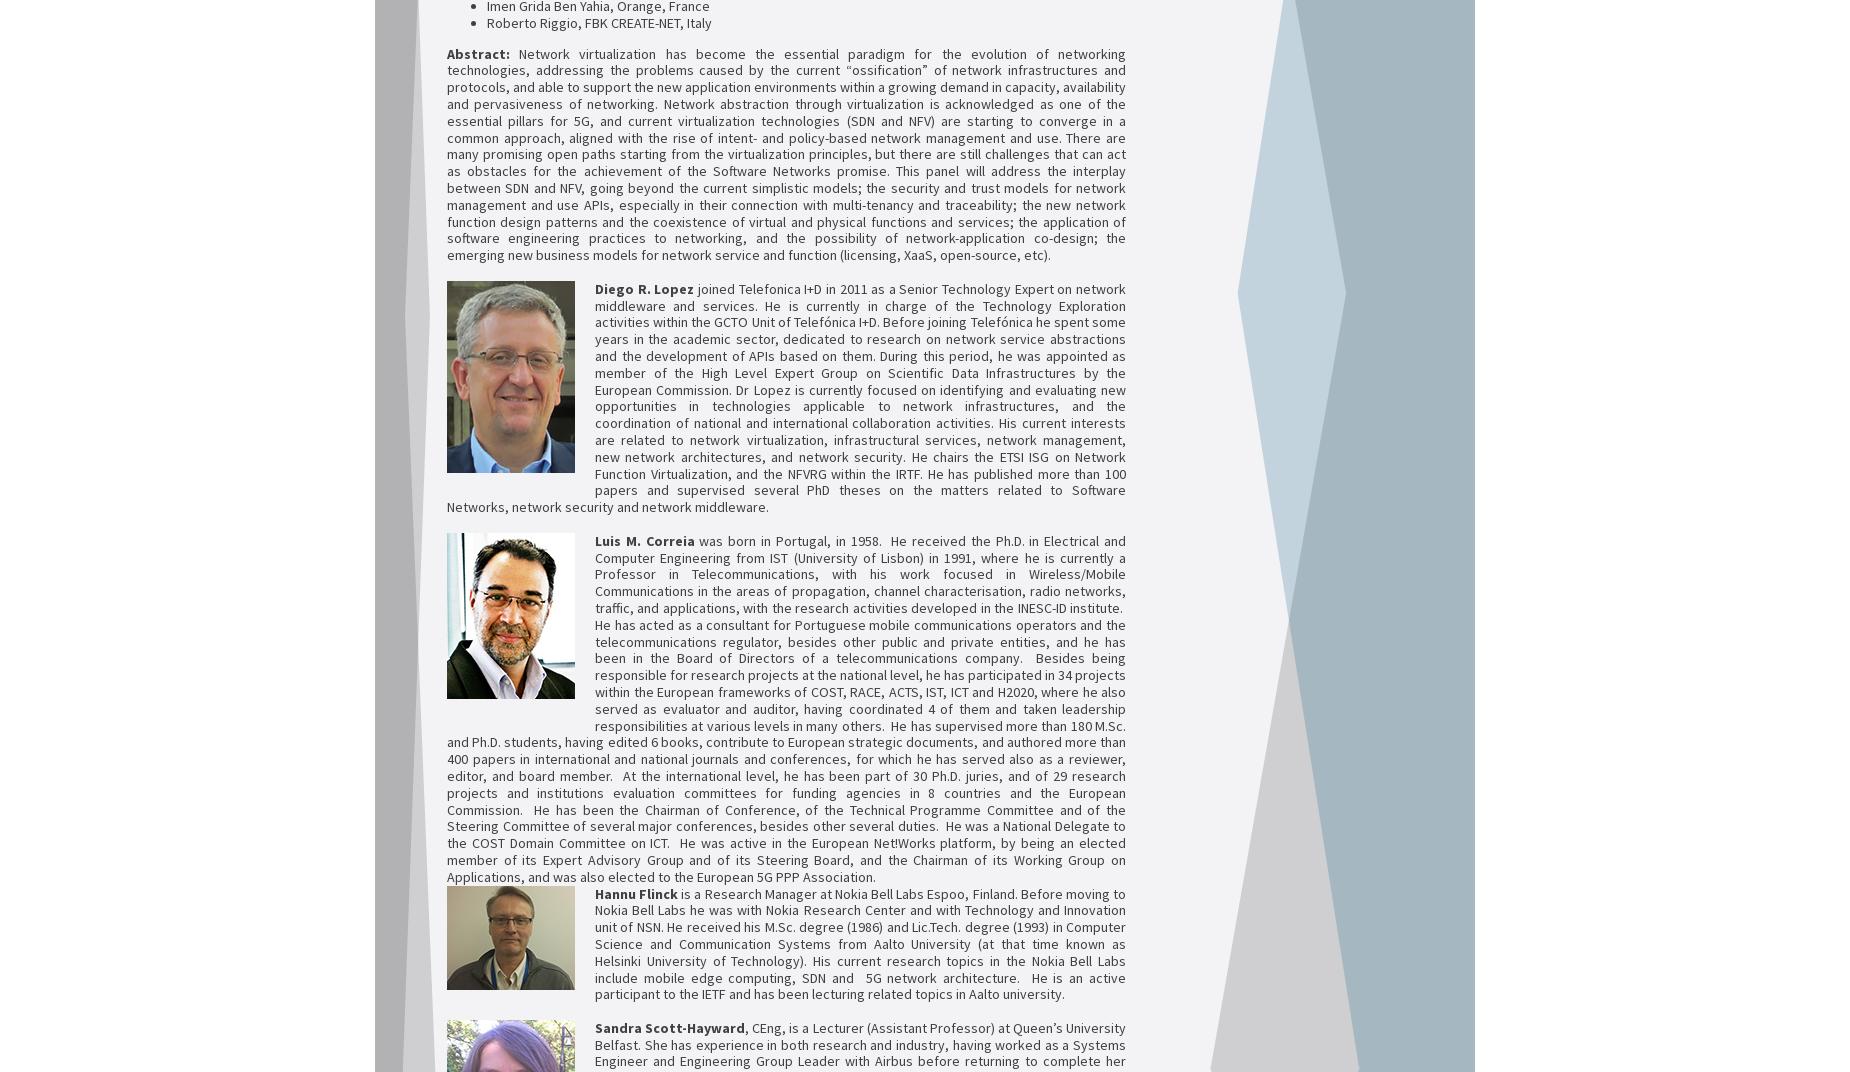  What do you see at coordinates (860, 942) in the screenshot?
I see `'is a Research Manager at Nokia Bell Labs Espoo, Finland. Before moving to Nokia Bell Labs he was with Nokia Research Center and with Technology and Innovation unit of NSN. He received his M.Sc. degree (1986) and Lic.Tech. degree (1993) in Computer Science and Communication Systems from Aalto University (at that time known as Helsinki University of Technology). His current research topics in the Nokia Bell Labs include mobile edge computing, SDN and  5G network architecture.  He is an active participant to the IETF and has been lecturing related topics in Aalto university.'` at bounding box center [860, 942].